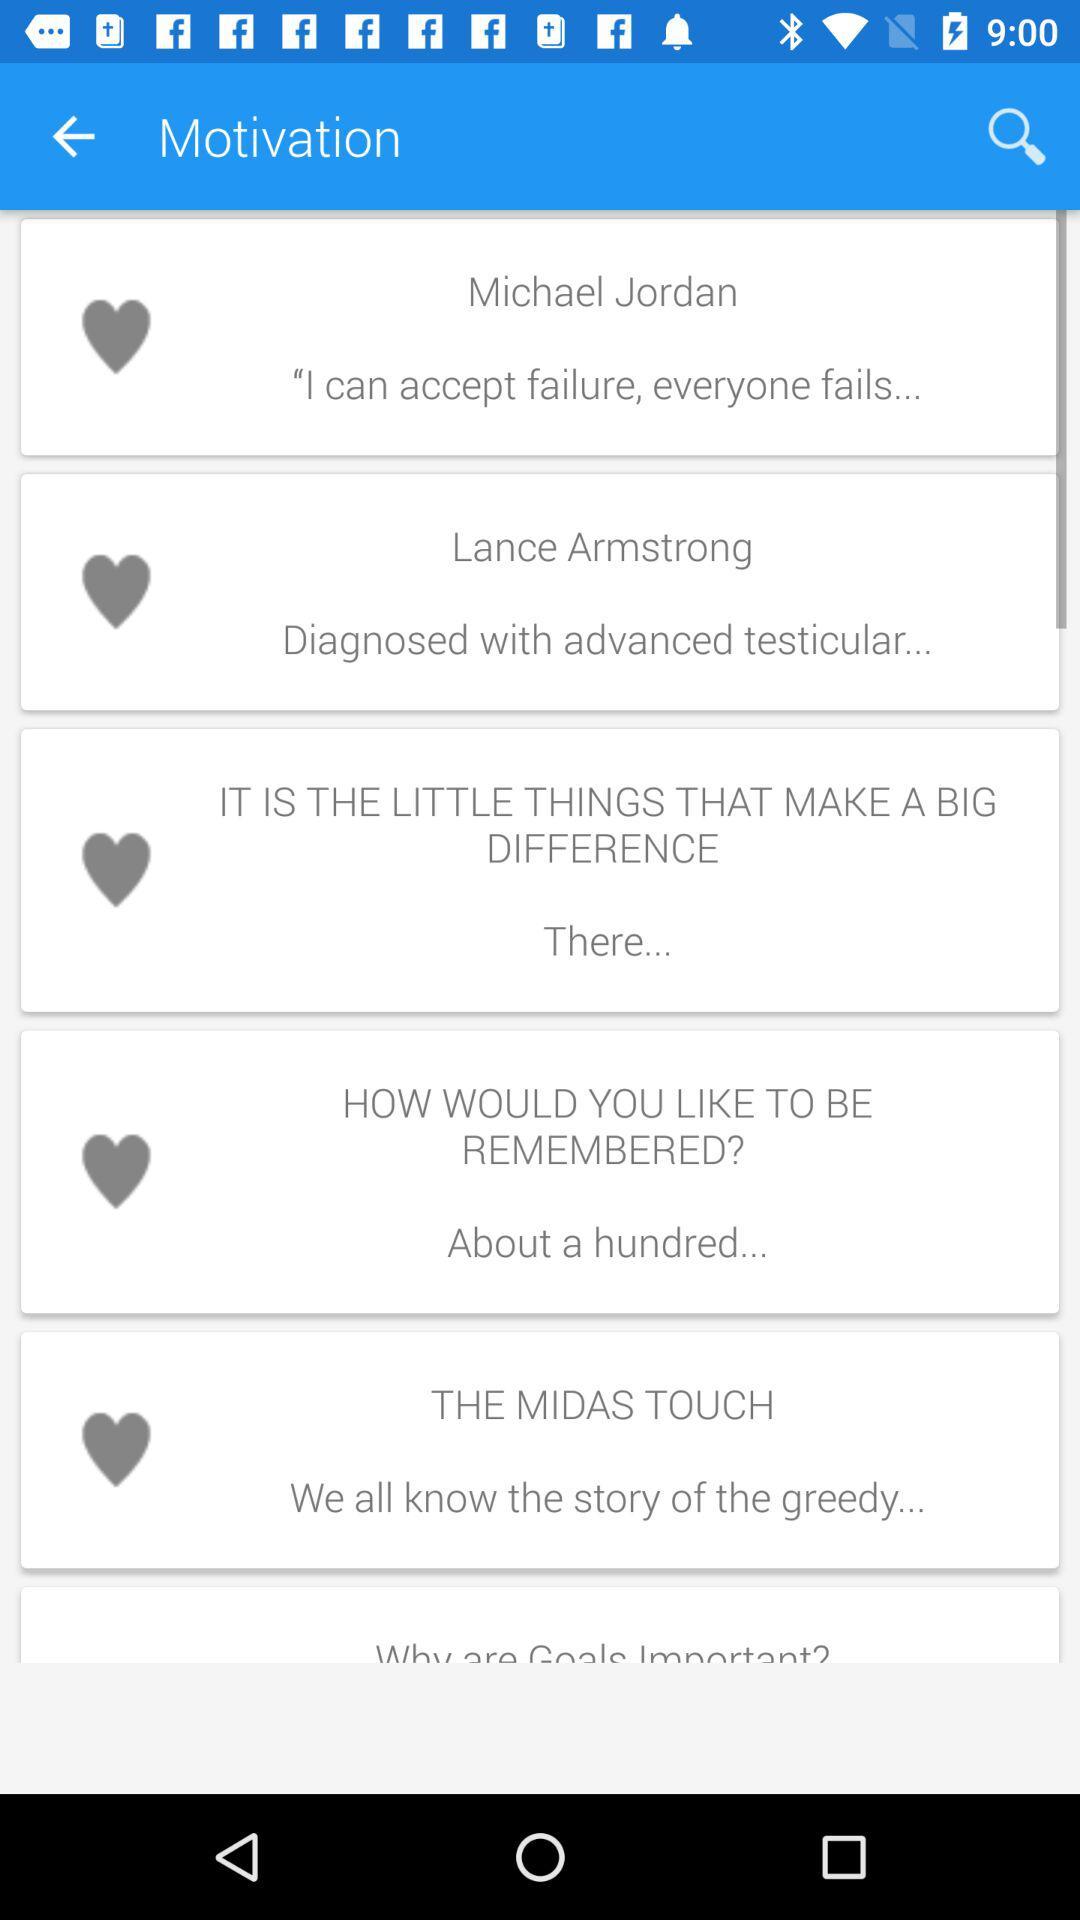 This screenshot has width=1080, height=1920. I want to click on michael jordan  item, so click(606, 337).